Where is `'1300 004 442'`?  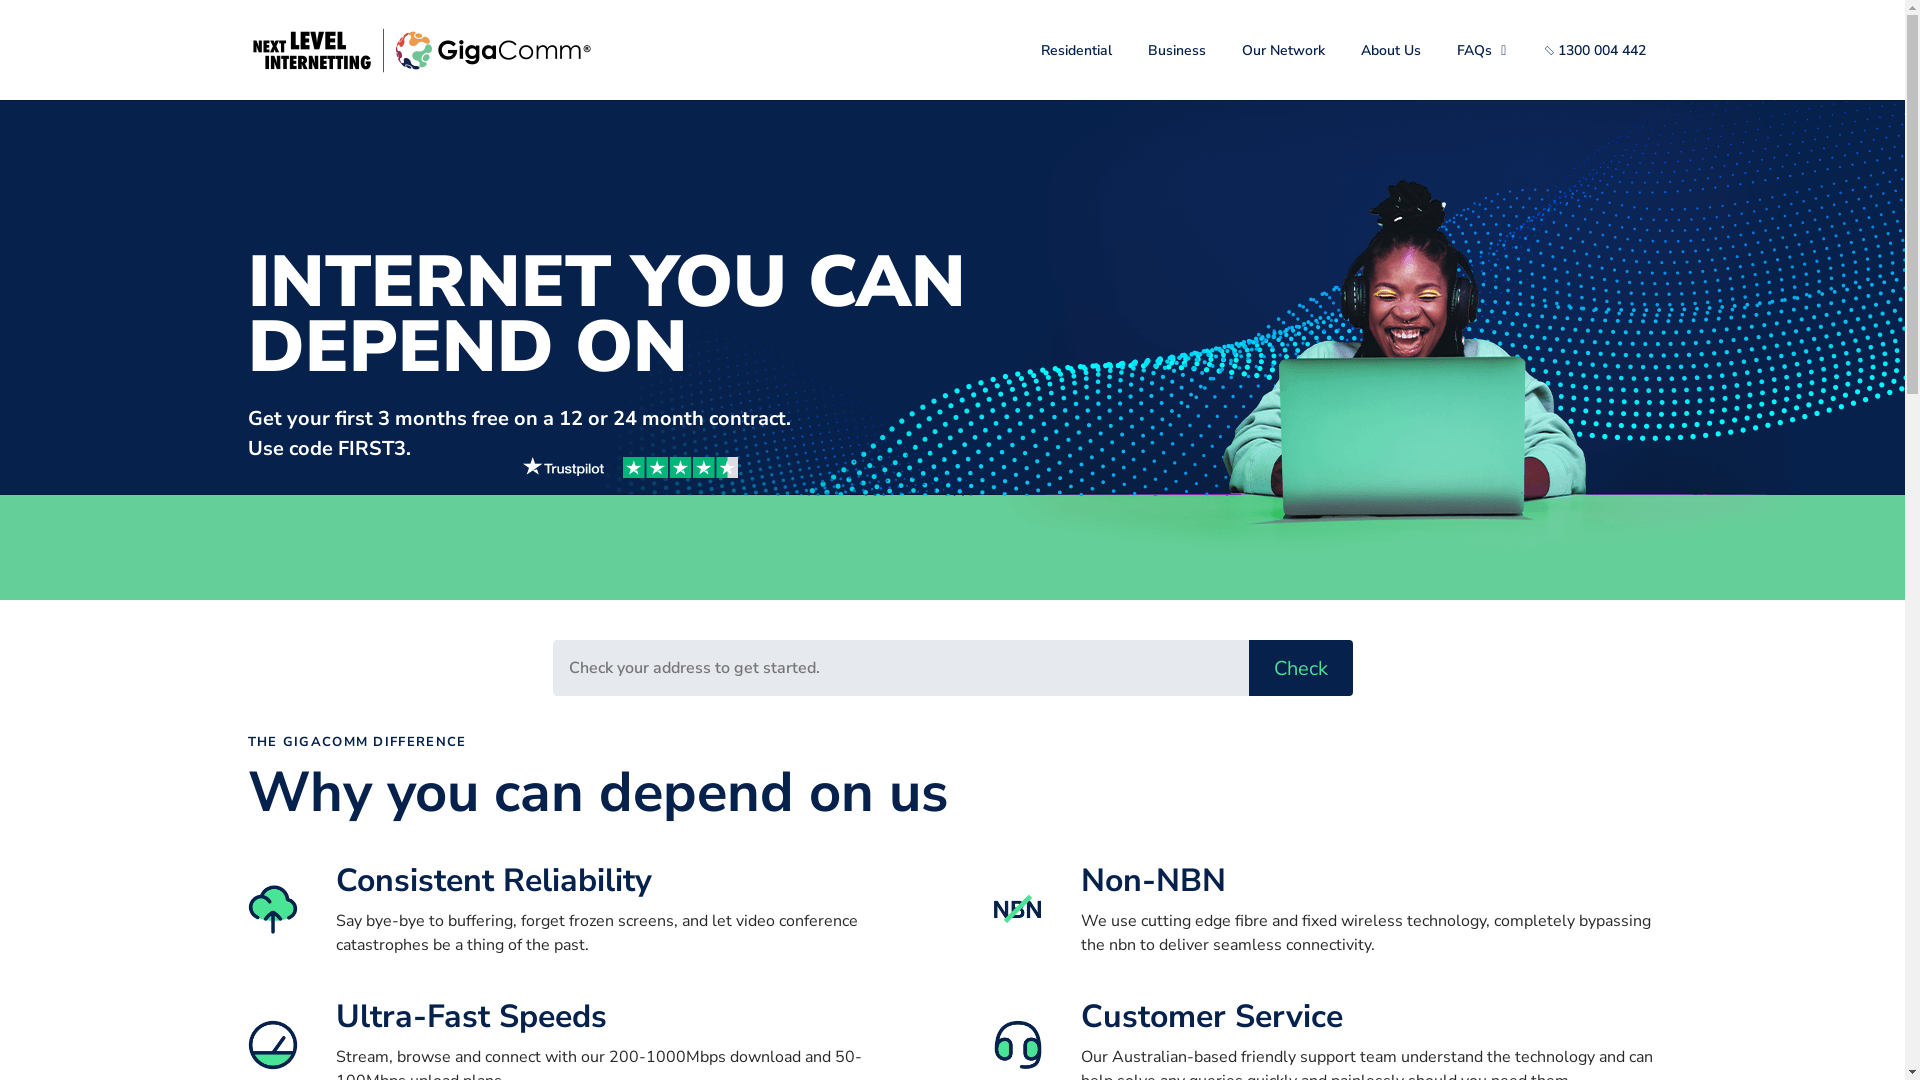
'1300 004 442' is located at coordinates (1595, 48).